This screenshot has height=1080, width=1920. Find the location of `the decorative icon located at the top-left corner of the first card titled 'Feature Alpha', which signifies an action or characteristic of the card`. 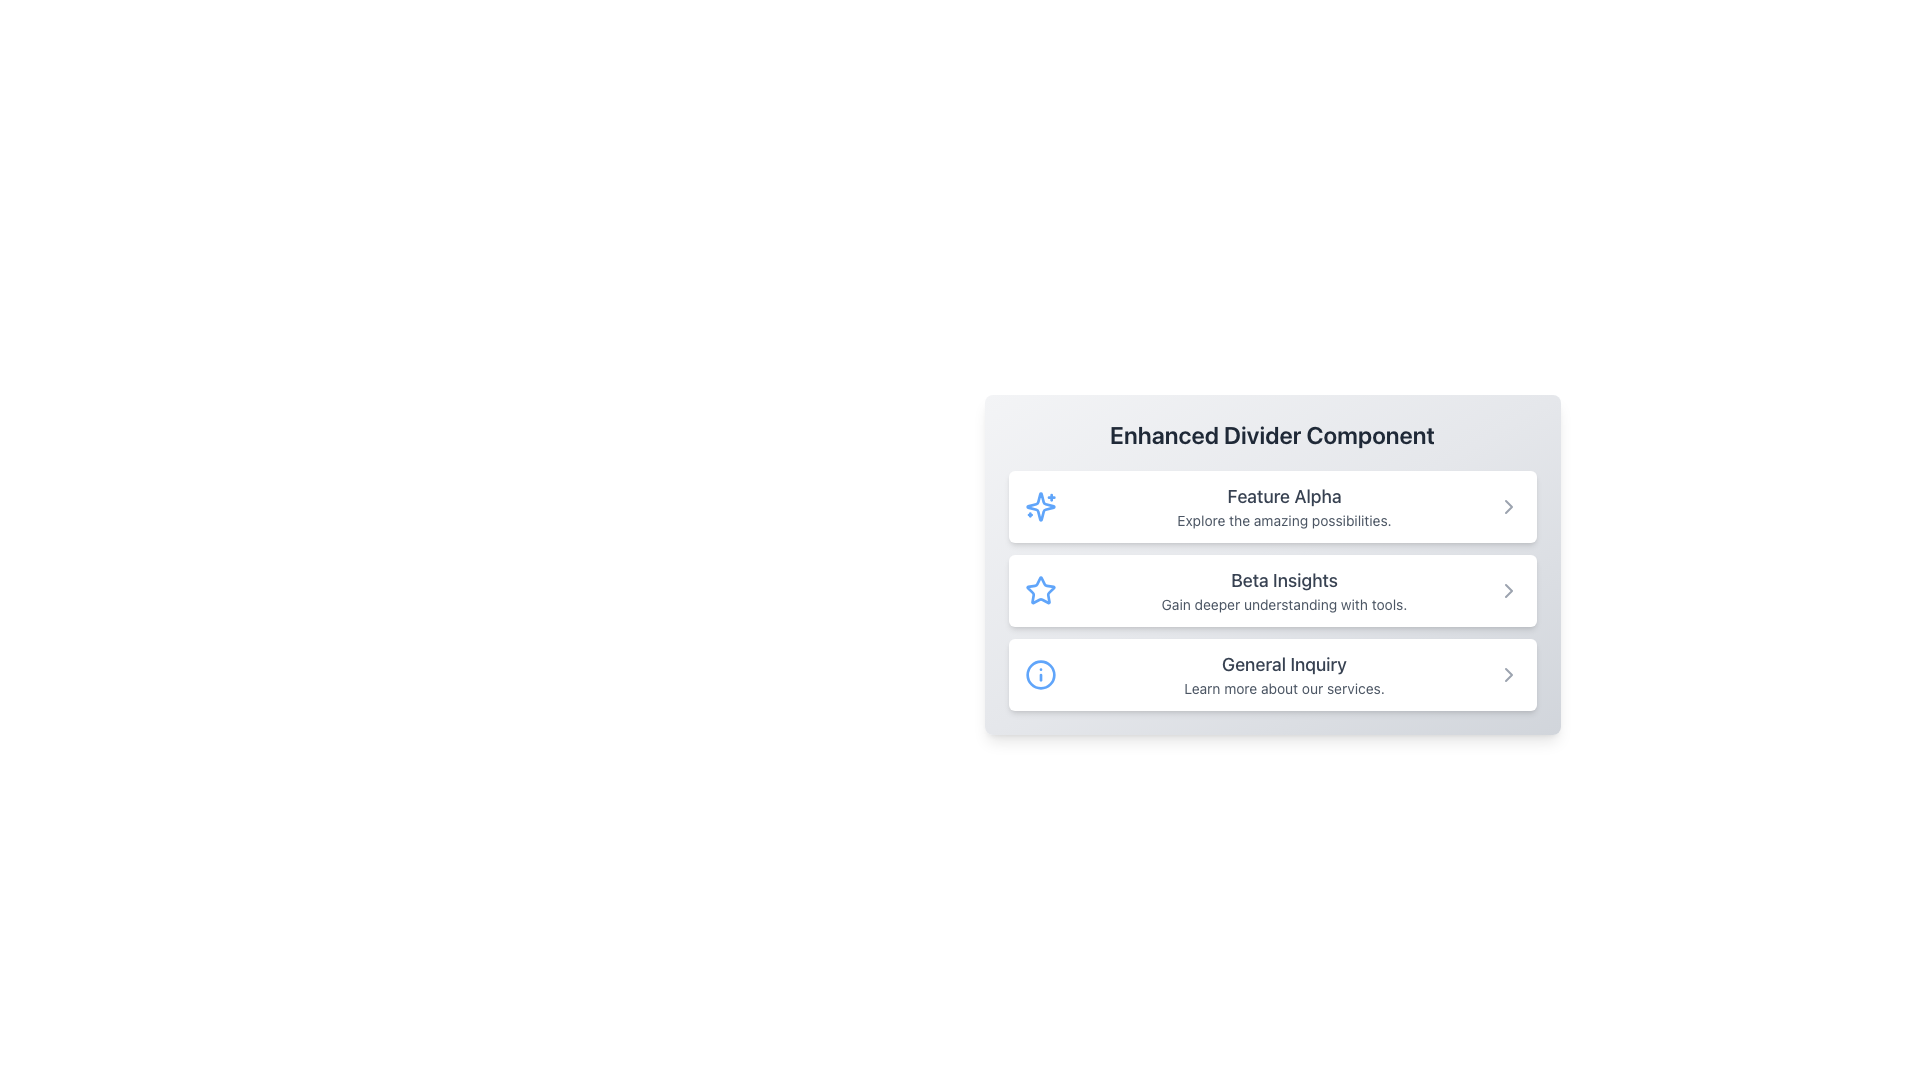

the decorative icon located at the top-left corner of the first card titled 'Feature Alpha', which signifies an action or characteristic of the card is located at coordinates (1040, 505).